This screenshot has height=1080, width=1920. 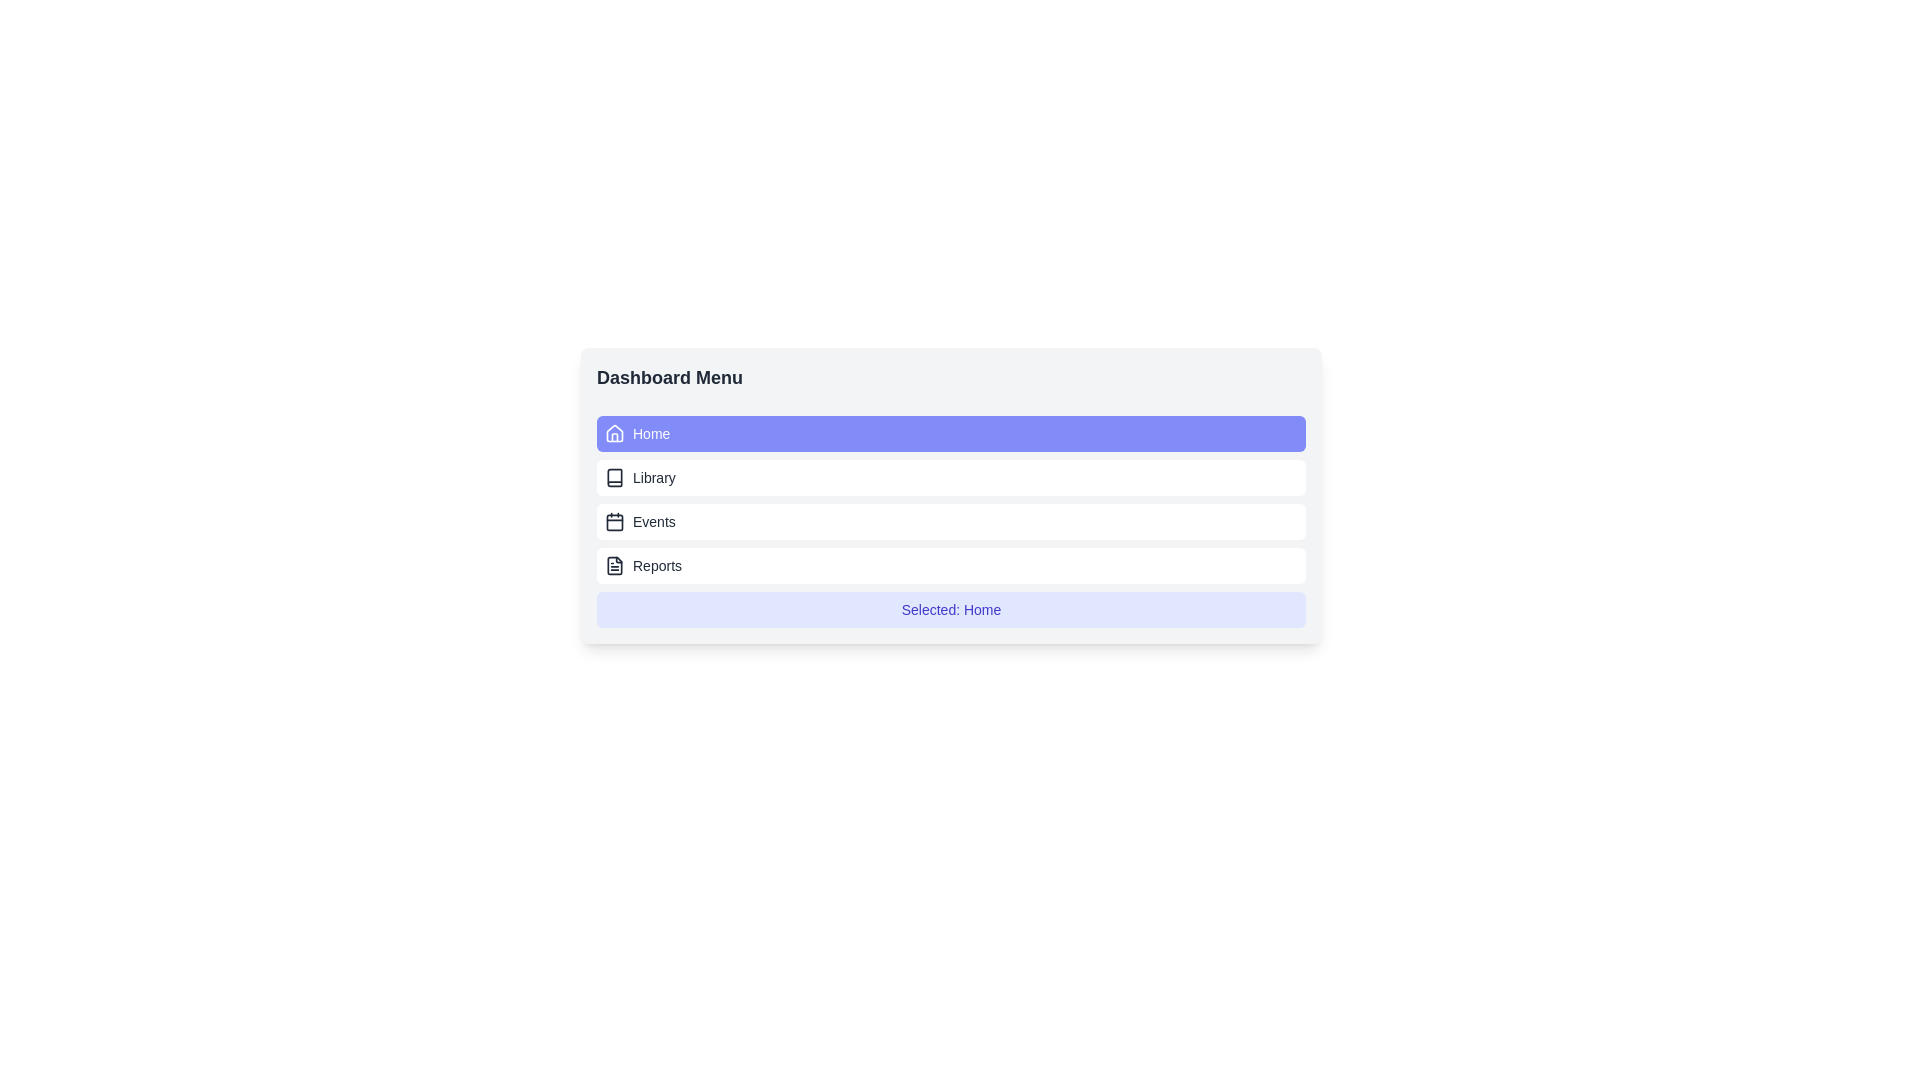 I want to click on the menu button labeled Events, so click(x=950, y=520).